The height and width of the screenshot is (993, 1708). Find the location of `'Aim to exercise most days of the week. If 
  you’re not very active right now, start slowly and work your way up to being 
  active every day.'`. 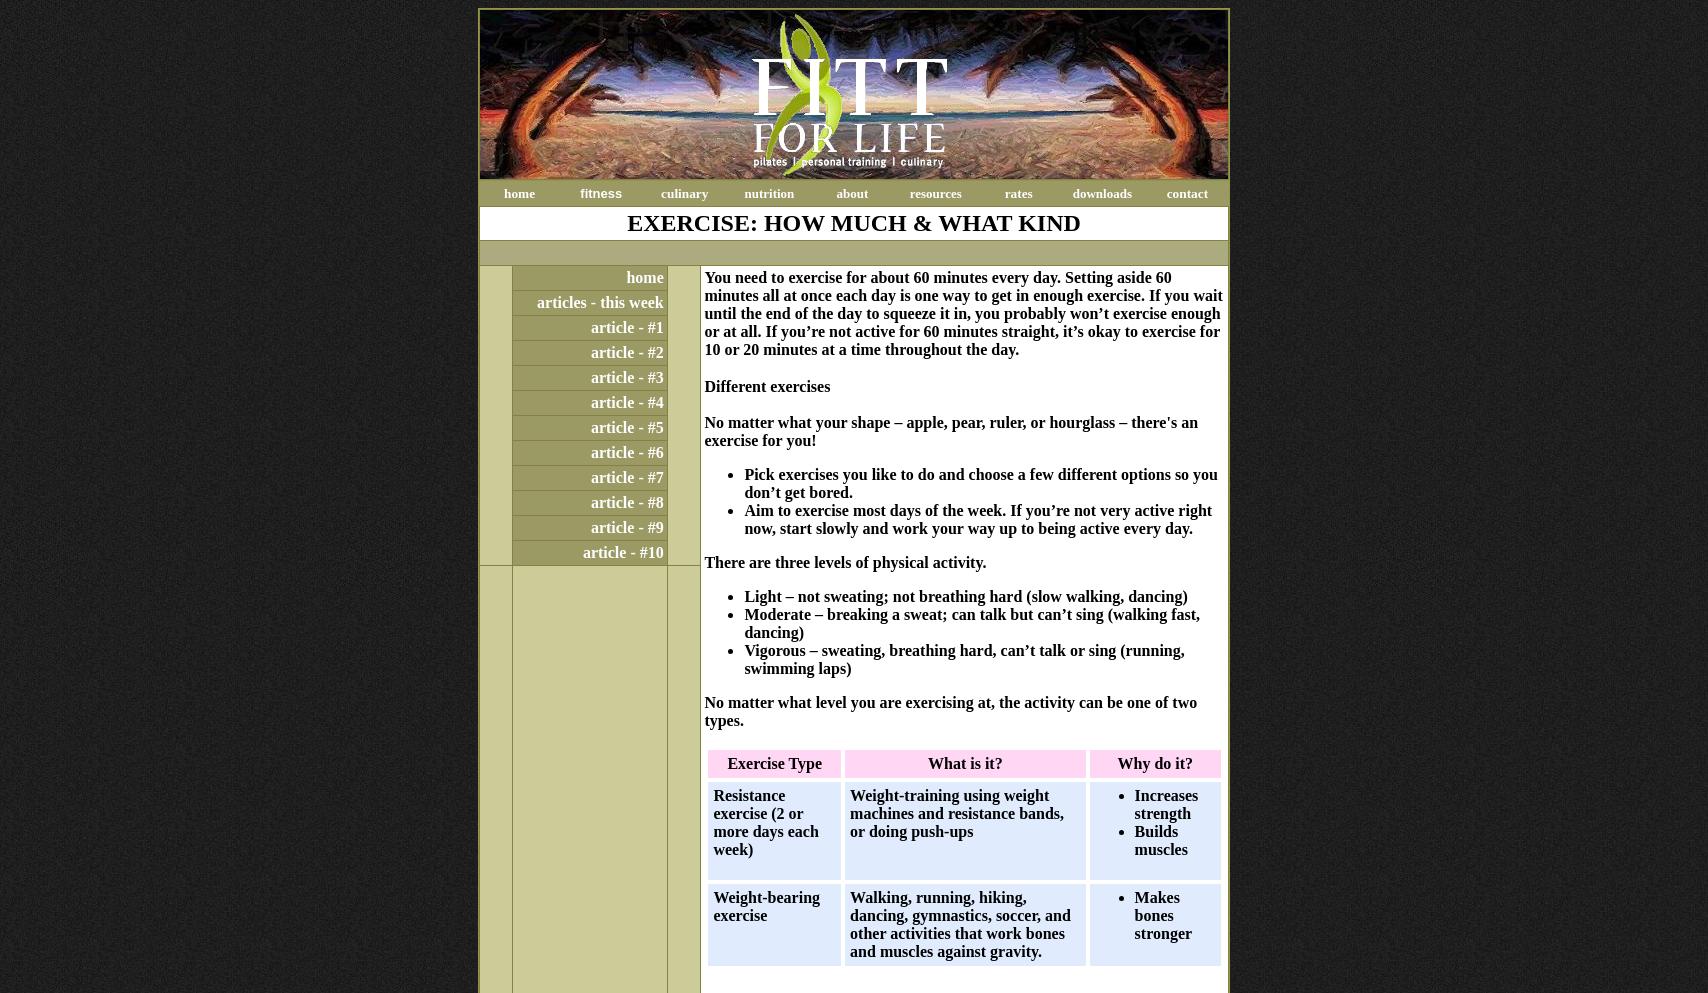

'Aim to exercise most days of the week. If 
  you’re not very active right now, start slowly and work your way up to being 
  active every day.' is located at coordinates (978, 519).